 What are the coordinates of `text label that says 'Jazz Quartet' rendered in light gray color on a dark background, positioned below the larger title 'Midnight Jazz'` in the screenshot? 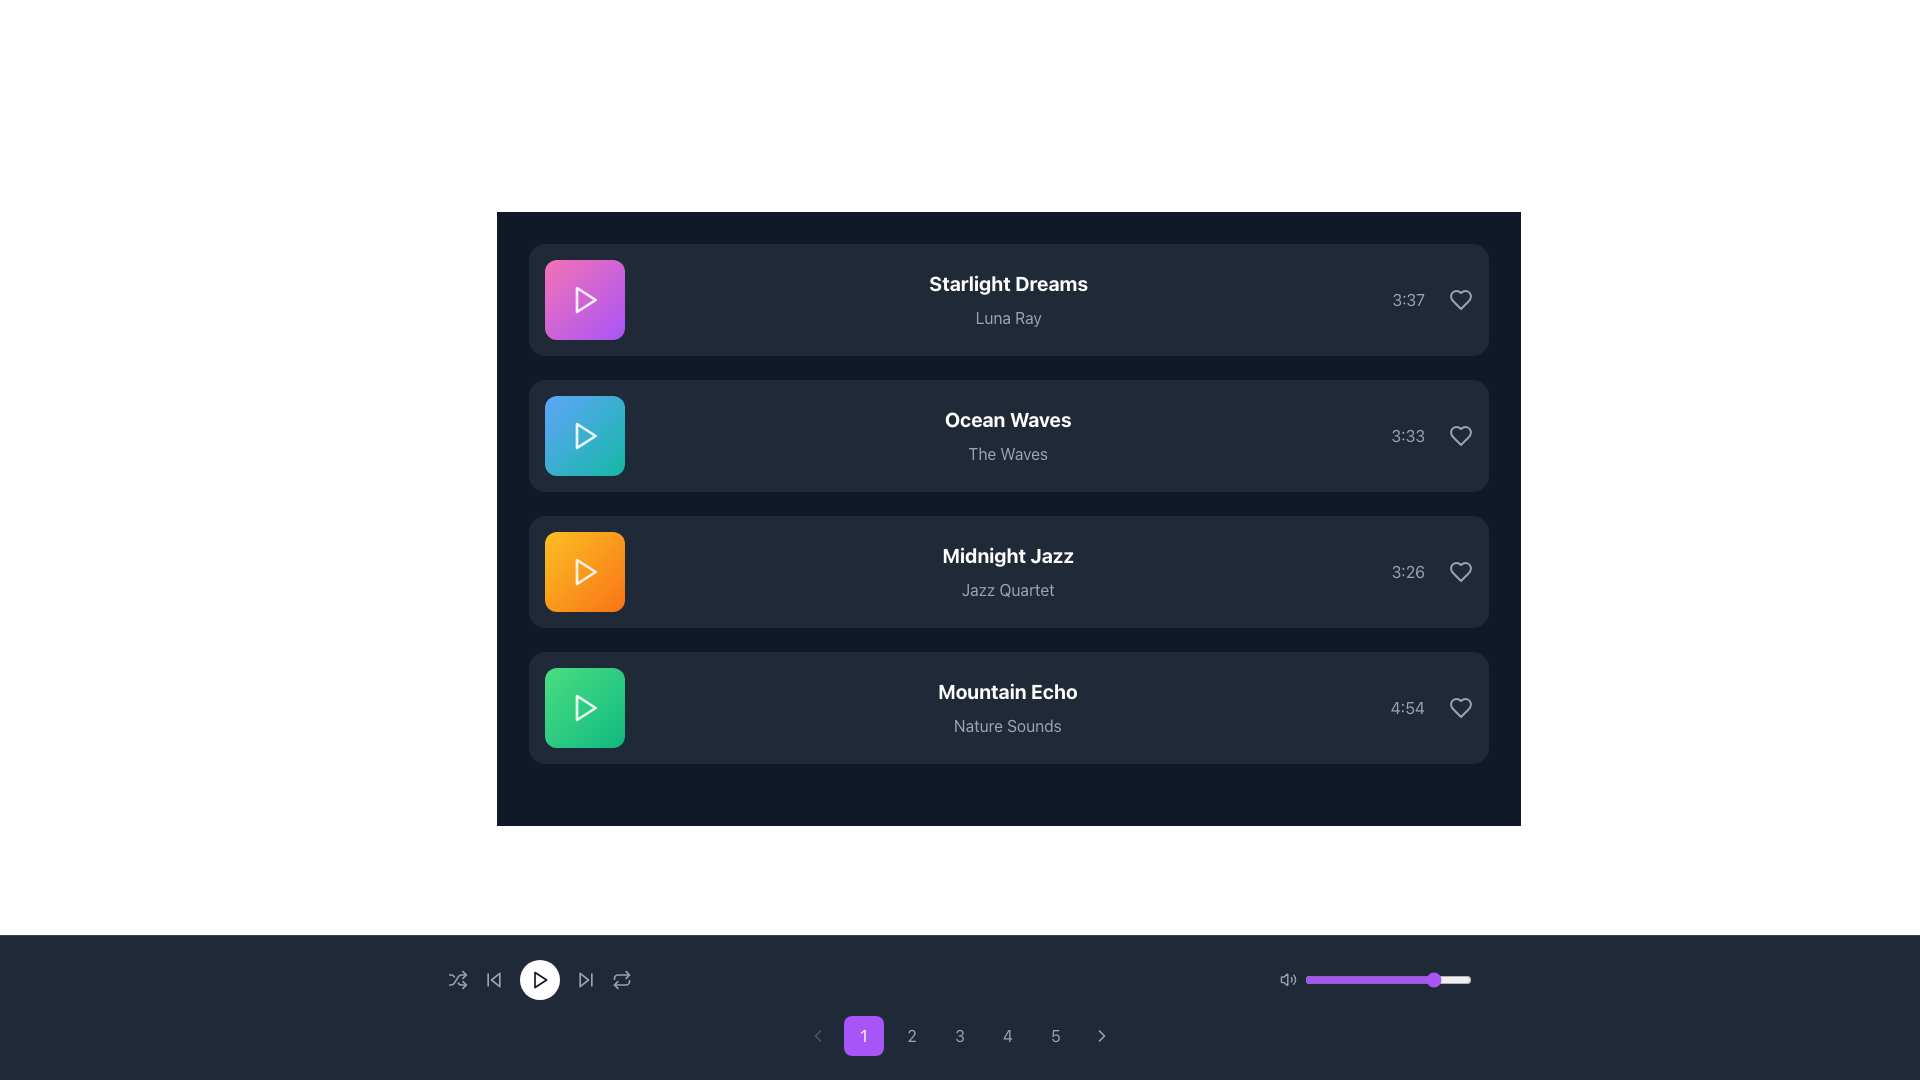 It's located at (1008, 589).